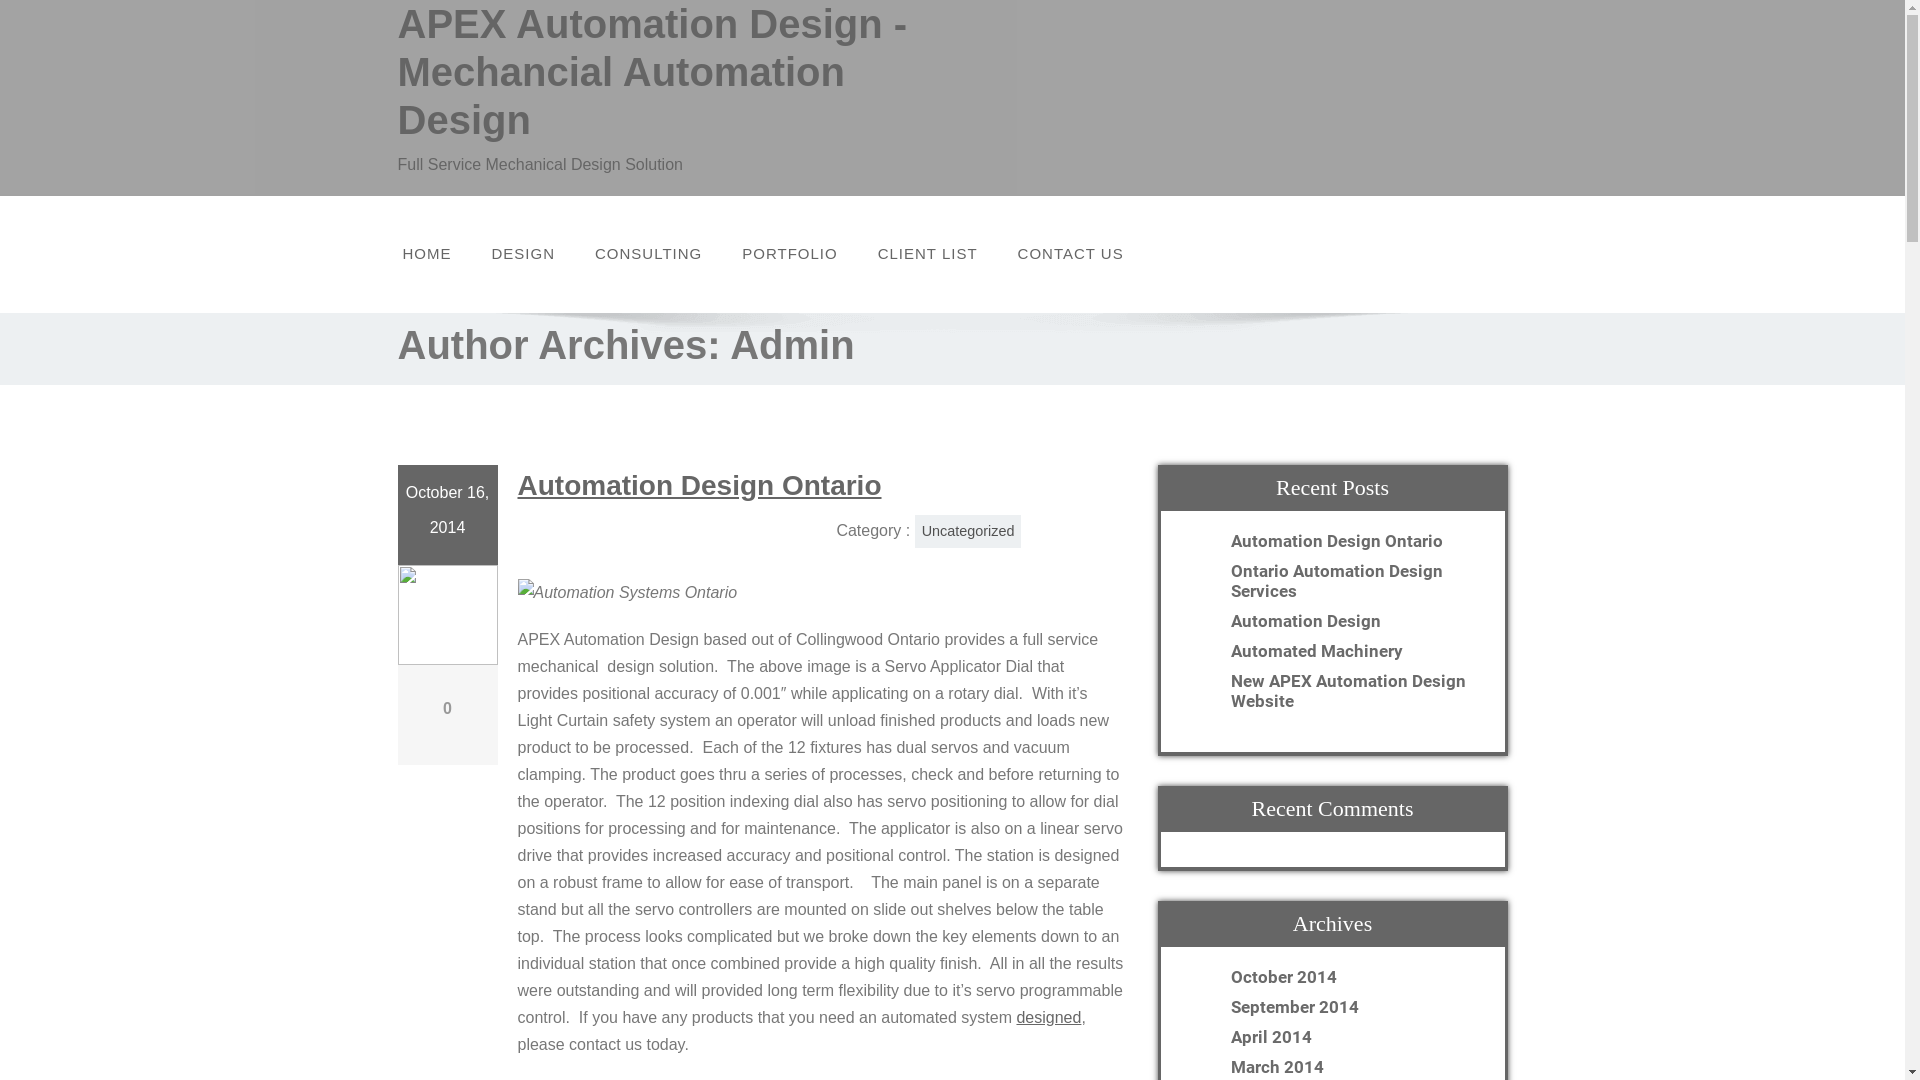 The image size is (1920, 1080). I want to click on 'Uncategorized', so click(968, 530).